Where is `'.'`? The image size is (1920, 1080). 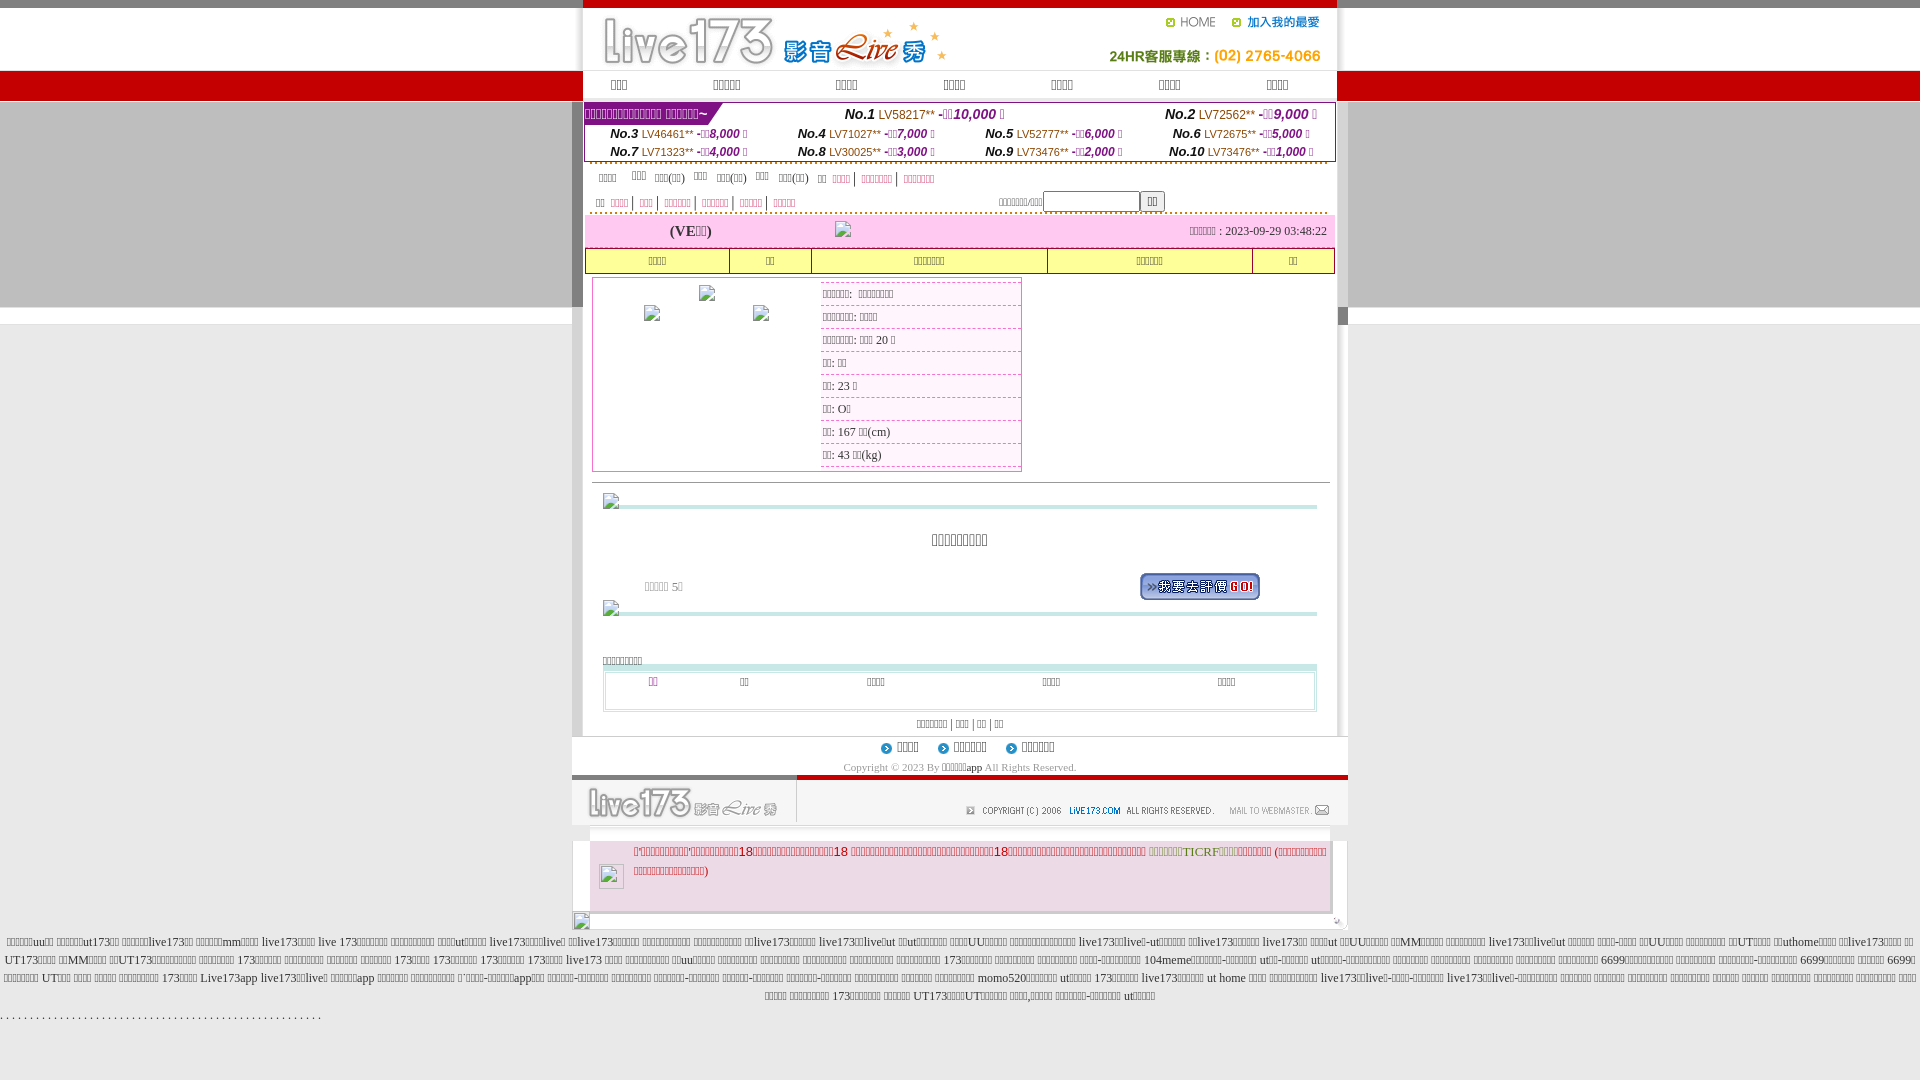
'.' is located at coordinates (251, 1014).